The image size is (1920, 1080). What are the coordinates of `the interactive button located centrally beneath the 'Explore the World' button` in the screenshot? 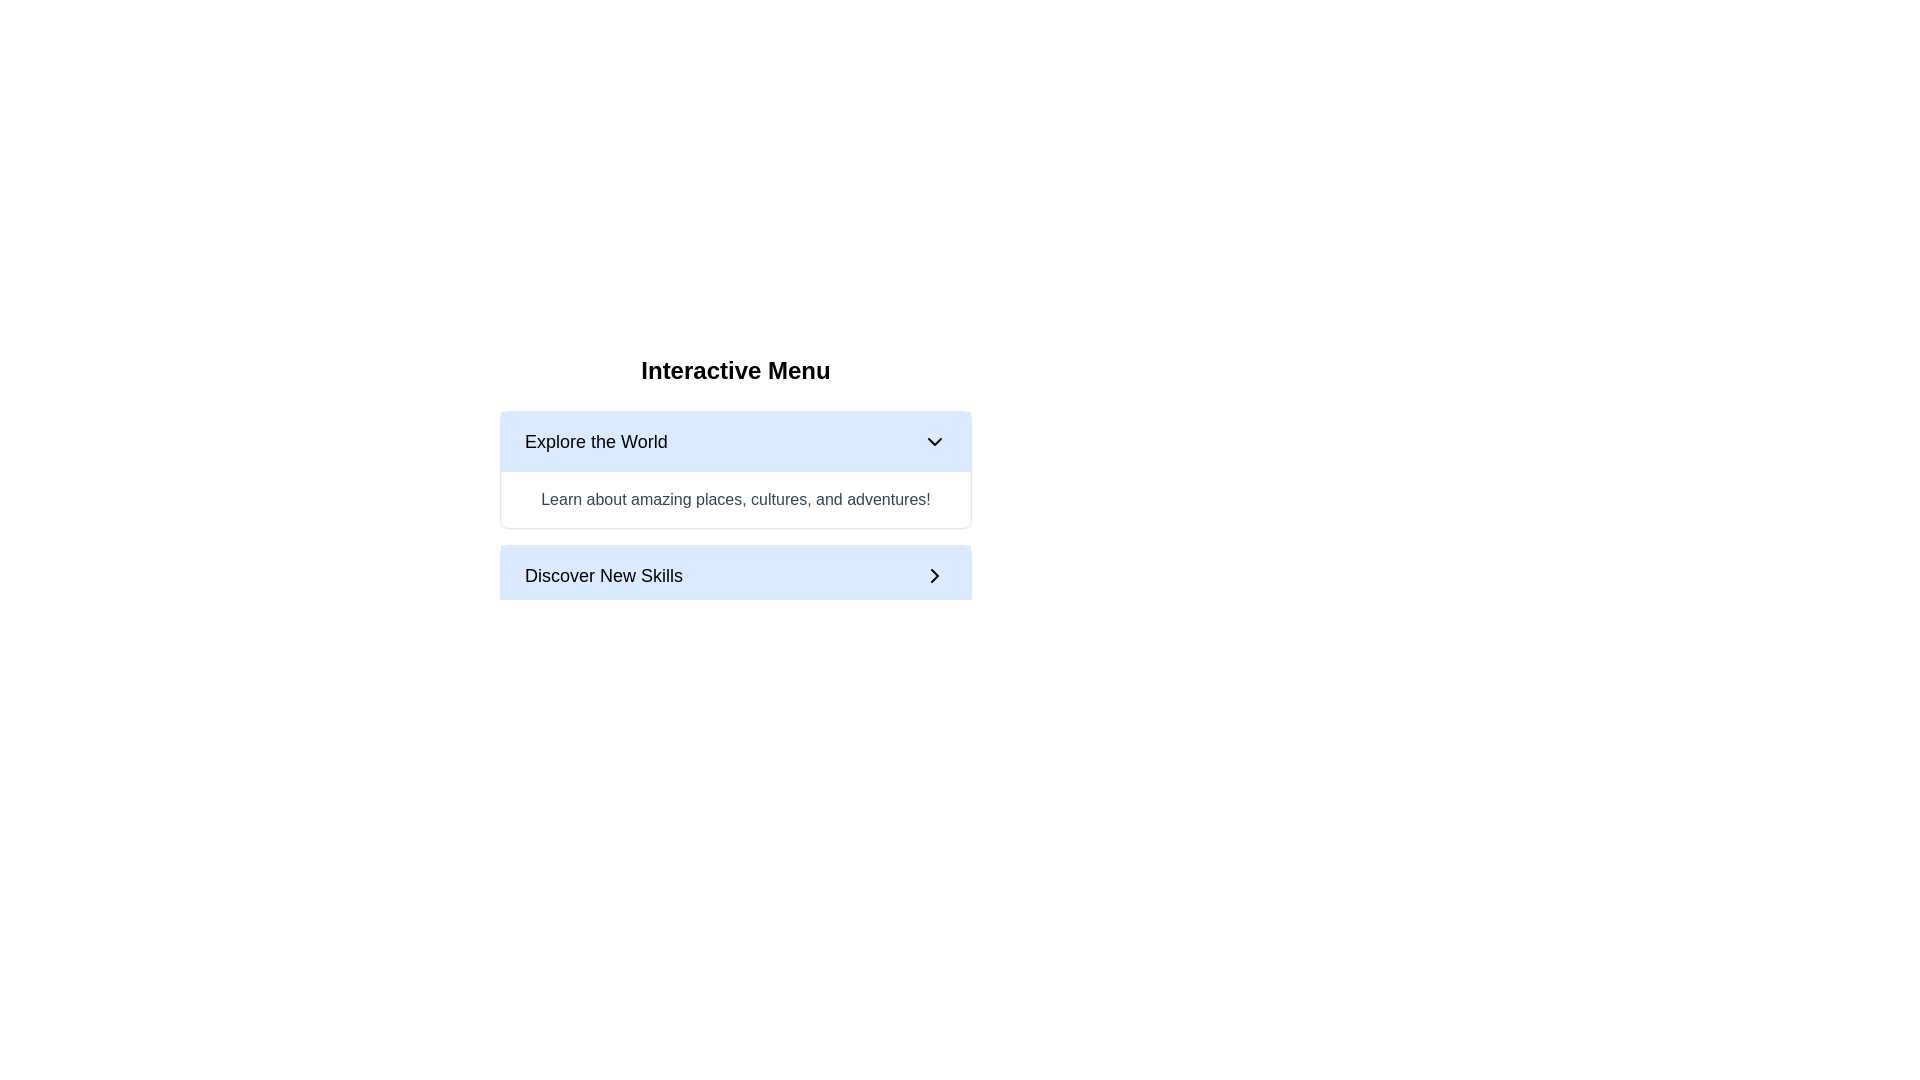 It's located at (734, 575).